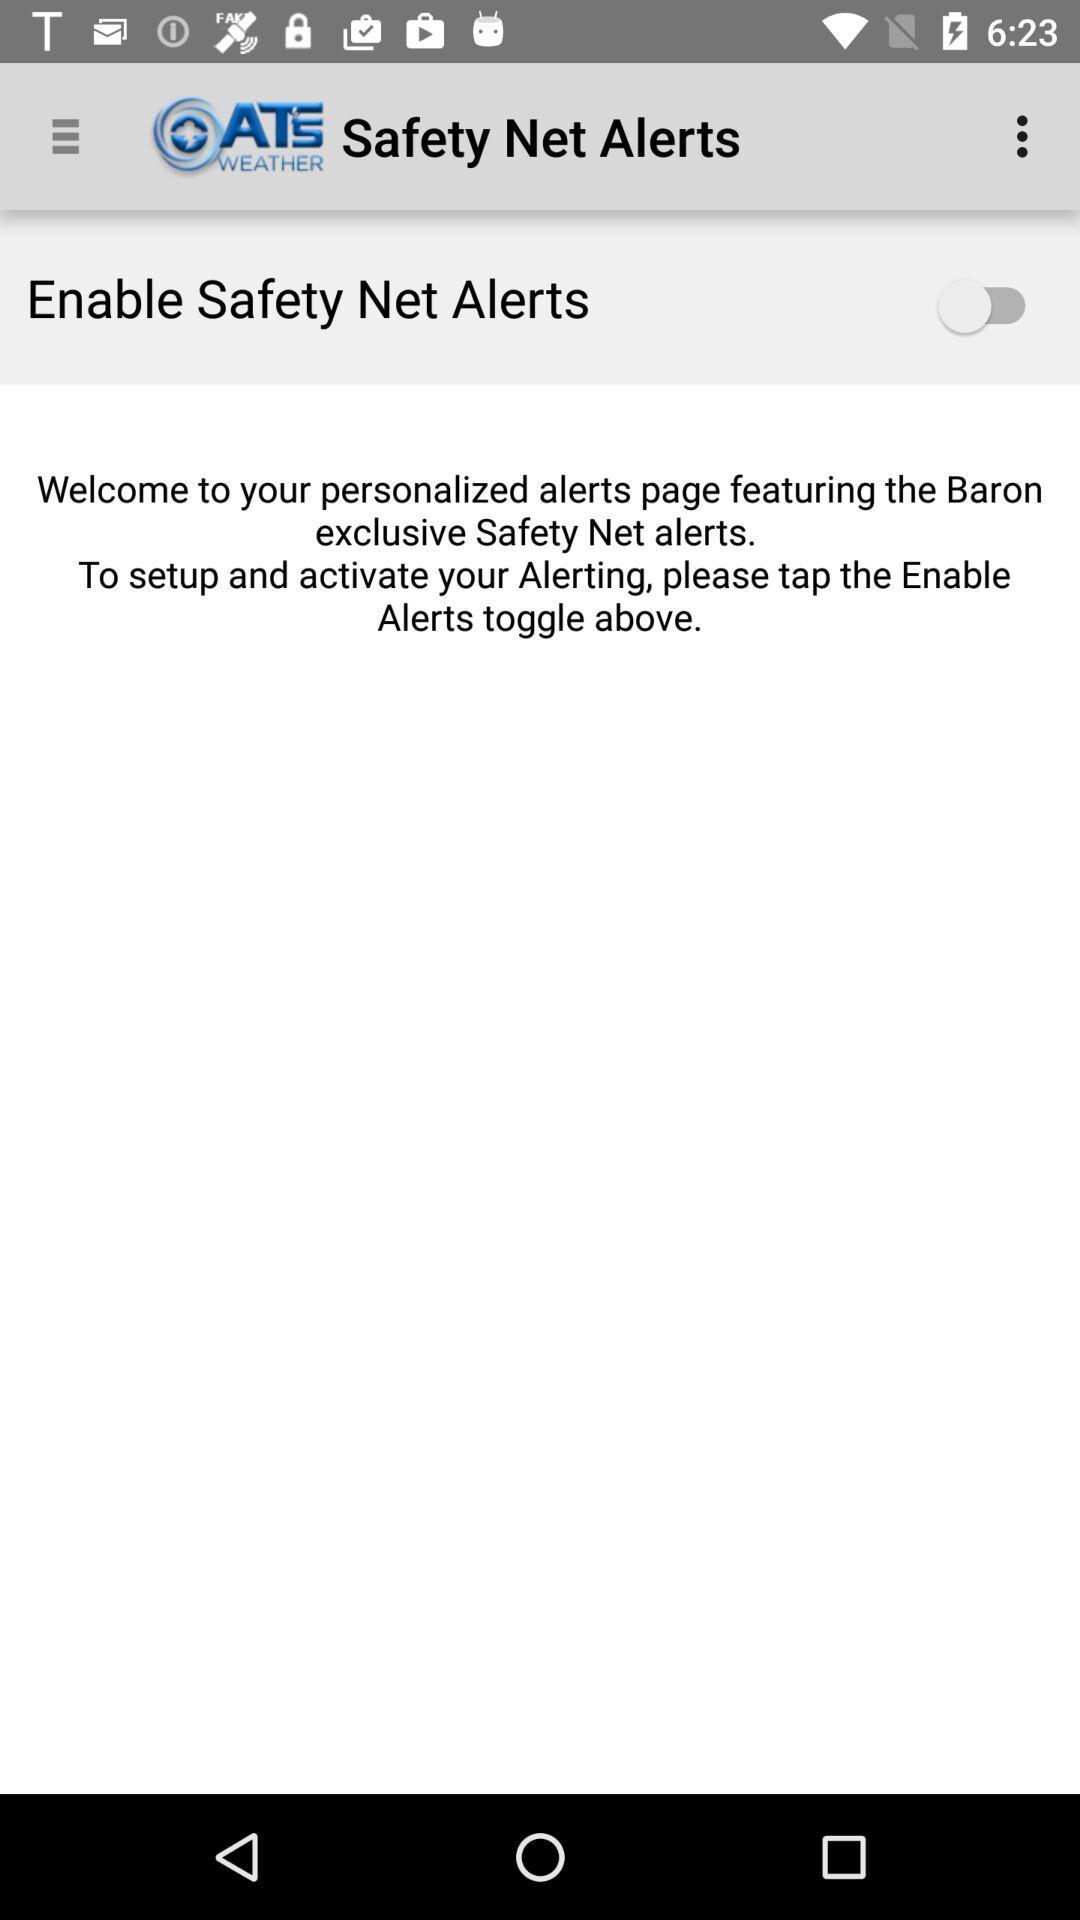  What do you see at coordinates (1027, 135) in the screenshot?
I see `app to the right of the safety net alerts app` at bounding box center [1027, 135].